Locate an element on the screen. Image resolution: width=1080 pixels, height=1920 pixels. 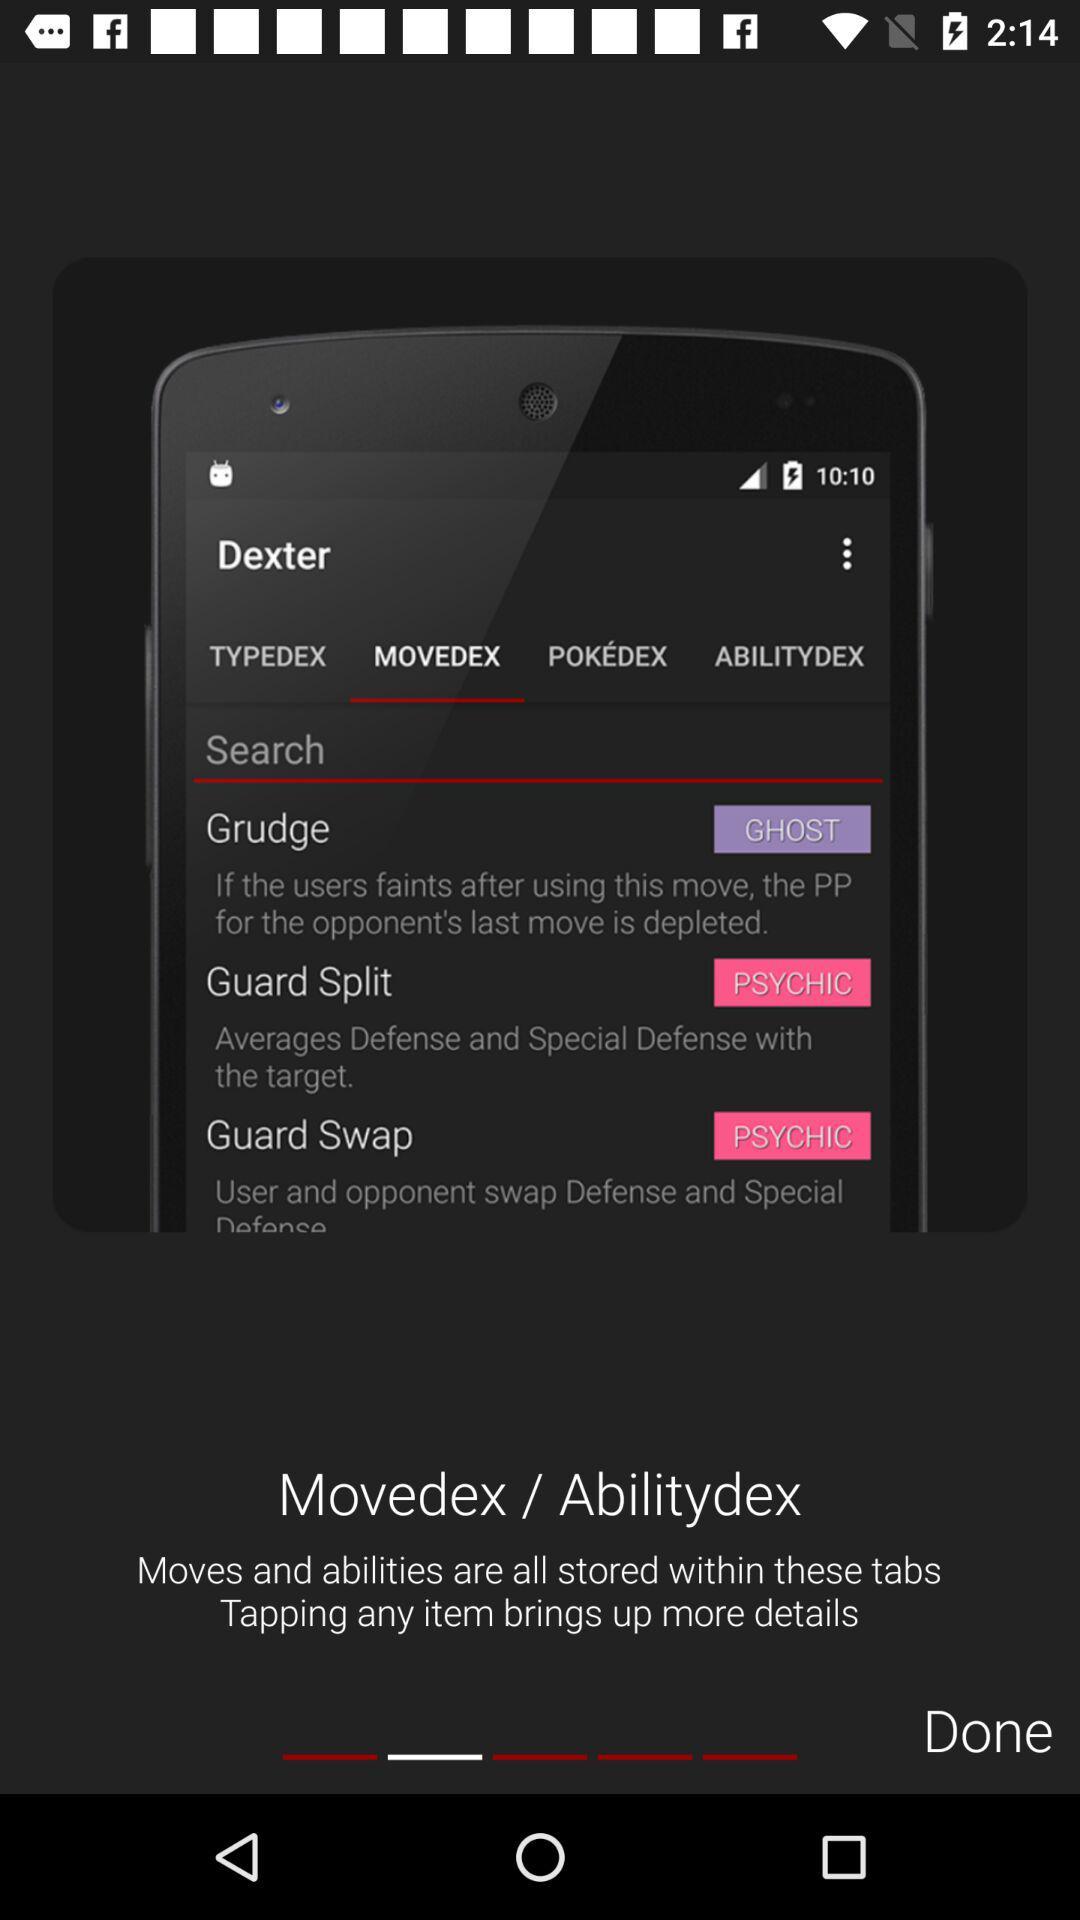
the icon at the bottom left corner is located at coordinates (329, 1756).